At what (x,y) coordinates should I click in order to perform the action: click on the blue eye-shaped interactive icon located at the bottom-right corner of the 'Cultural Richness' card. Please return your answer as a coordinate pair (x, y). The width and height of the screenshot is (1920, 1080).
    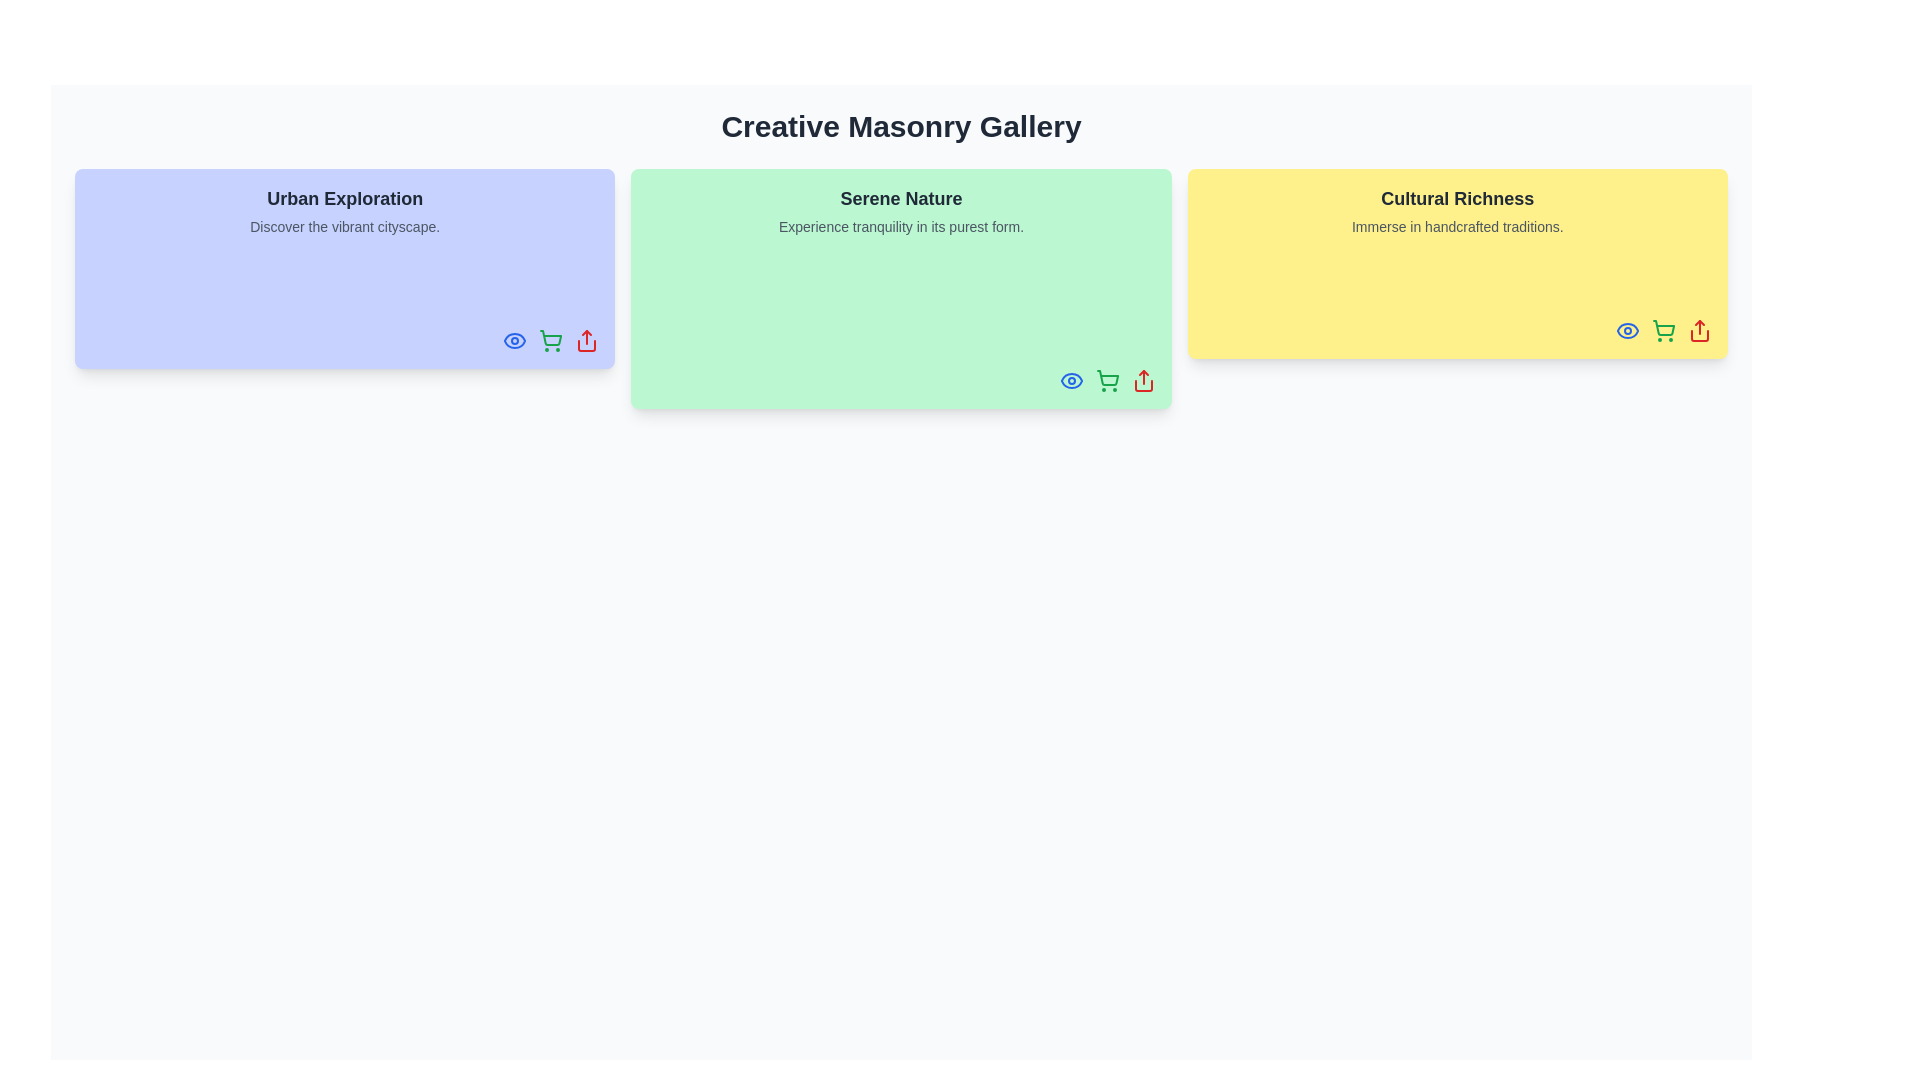
    Looking at the image, I should click on (1627, 330).